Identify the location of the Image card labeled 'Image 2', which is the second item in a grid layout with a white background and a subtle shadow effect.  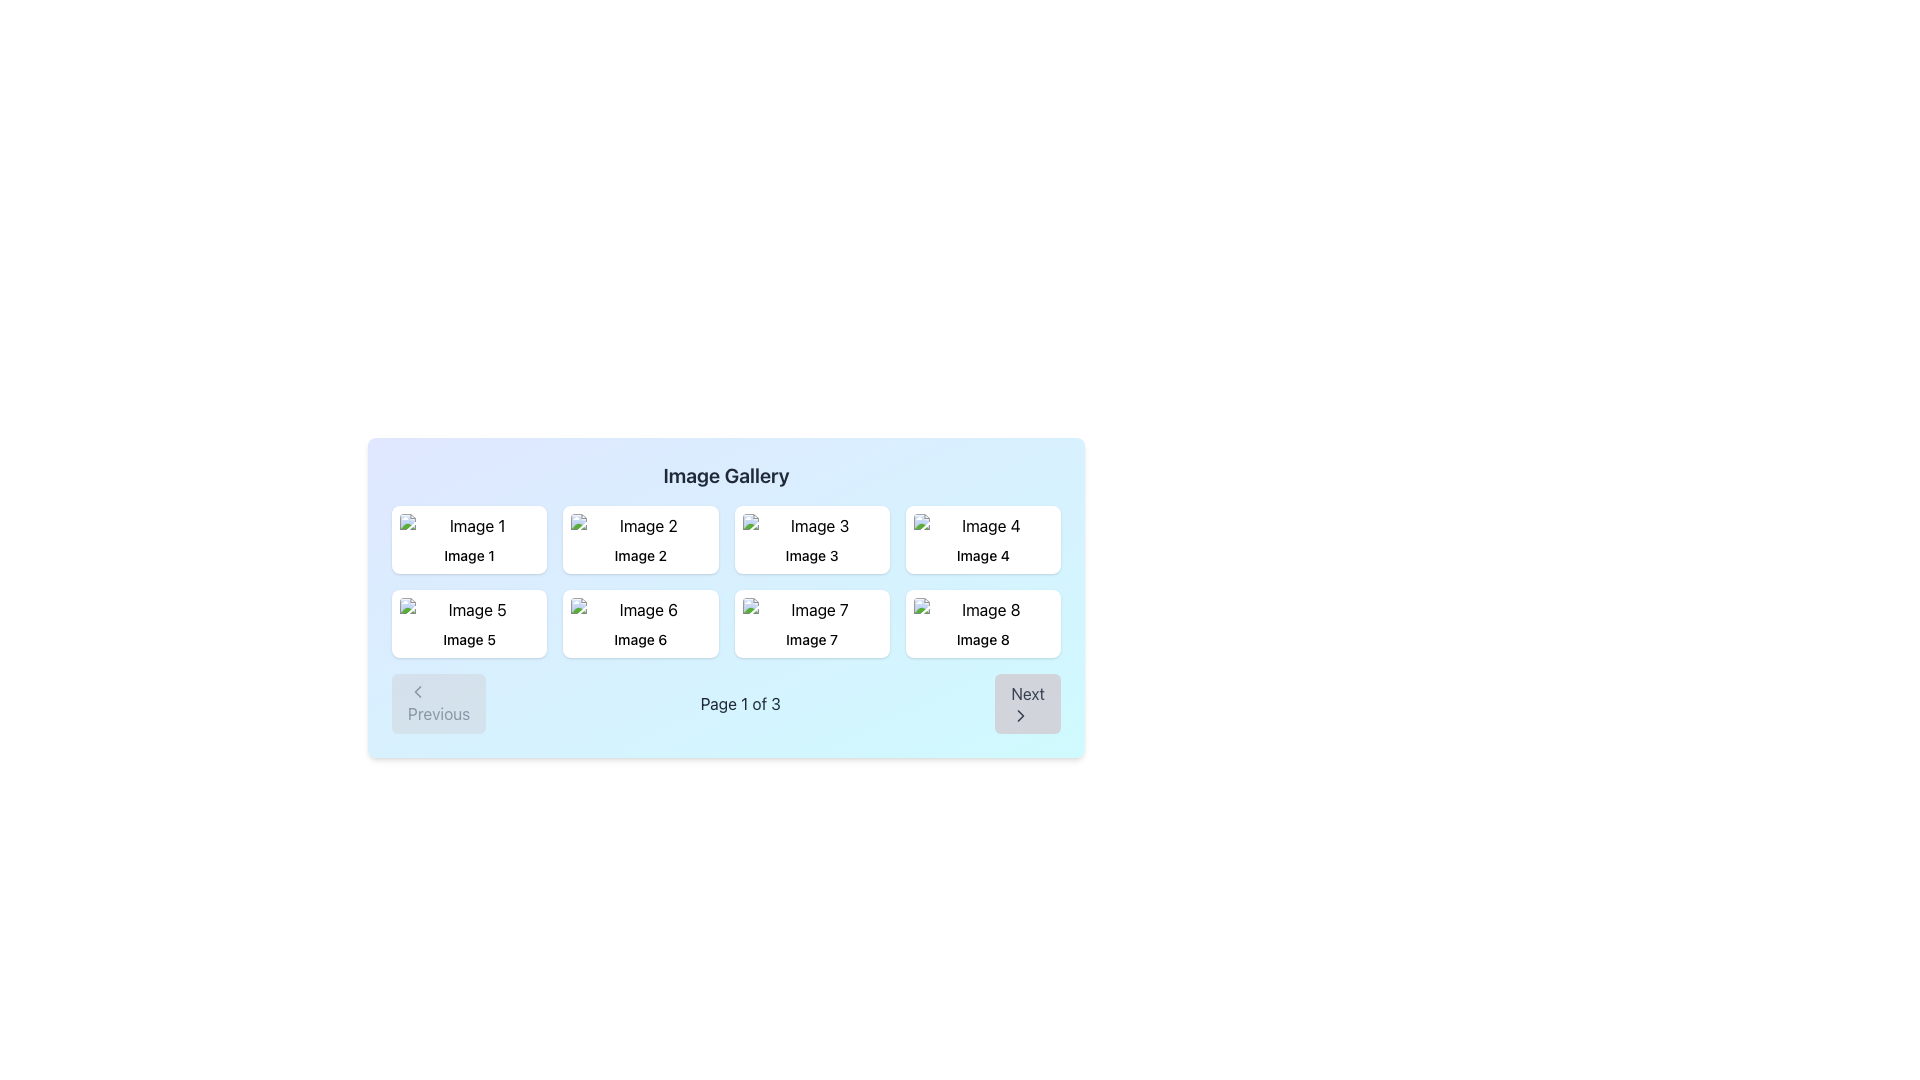
(640, 540).